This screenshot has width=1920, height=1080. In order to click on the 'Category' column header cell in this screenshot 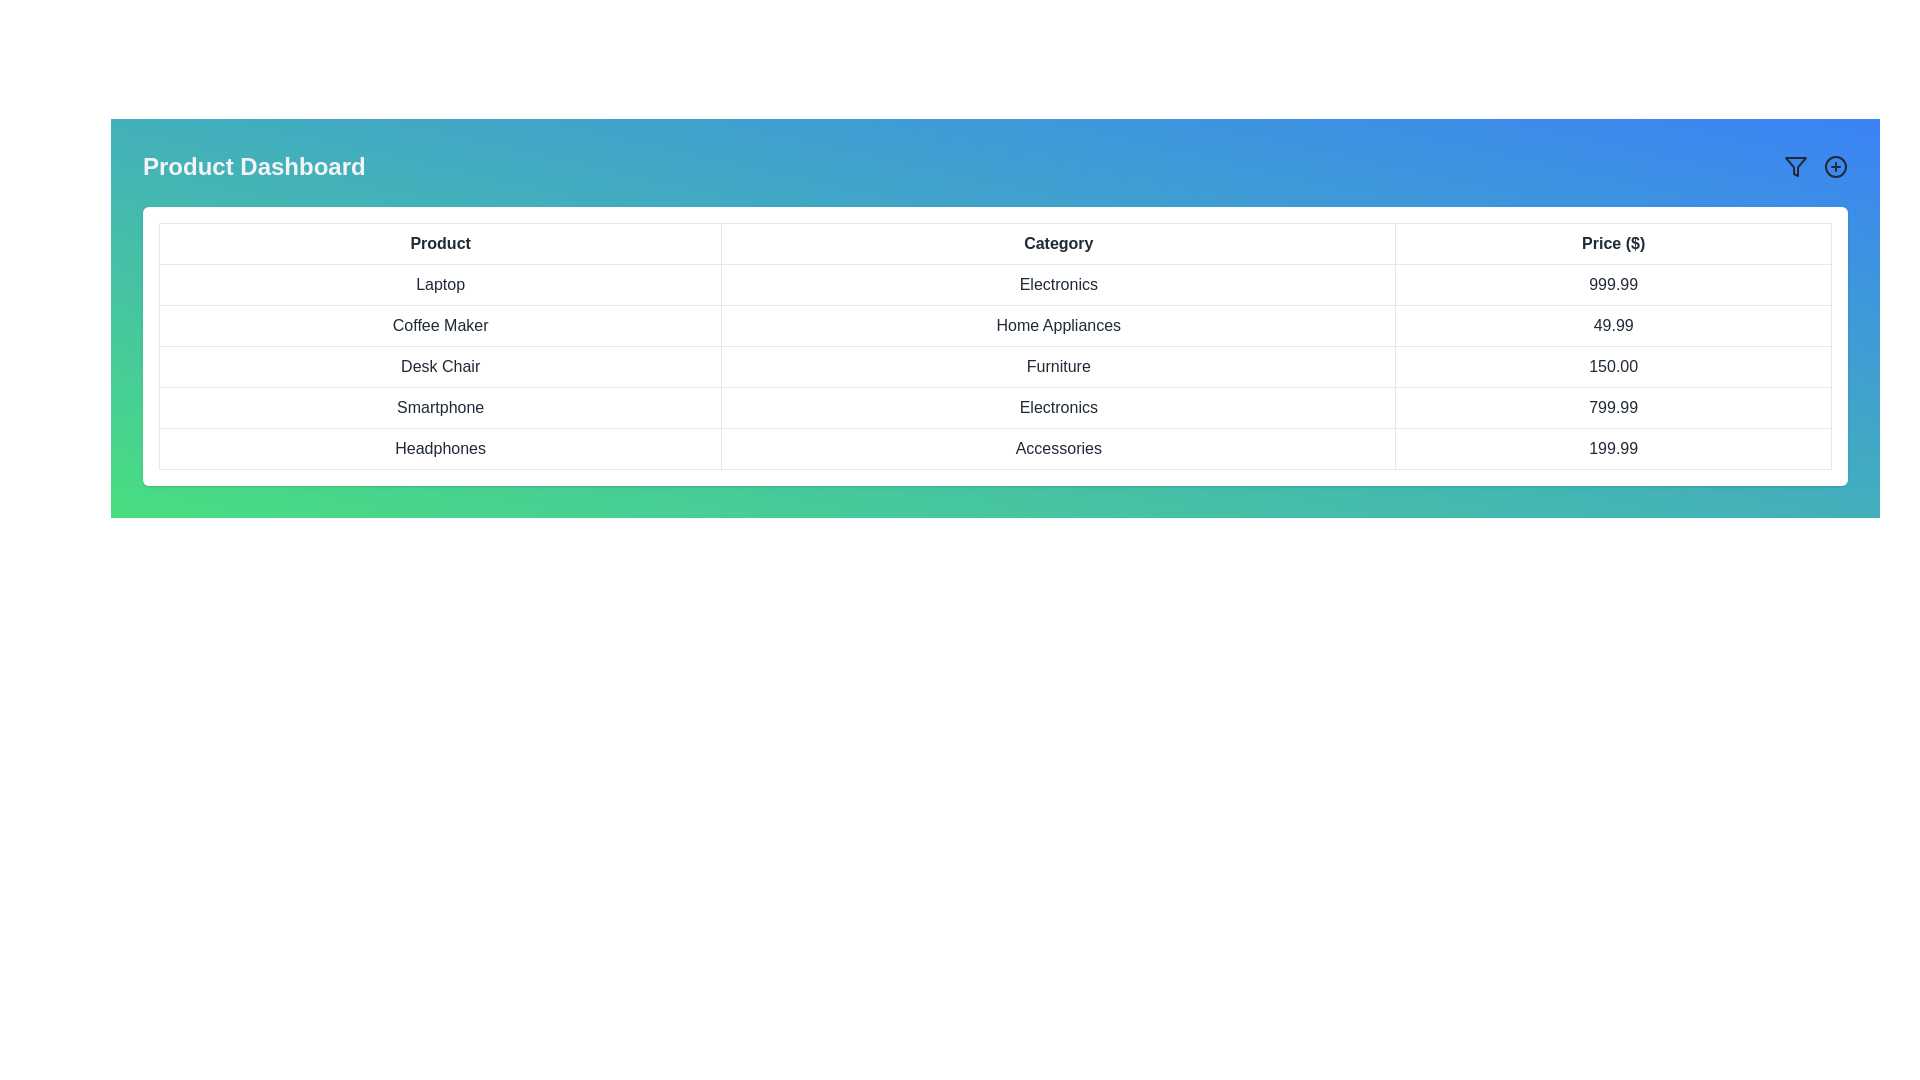, I will do `click(1057, 242)`.